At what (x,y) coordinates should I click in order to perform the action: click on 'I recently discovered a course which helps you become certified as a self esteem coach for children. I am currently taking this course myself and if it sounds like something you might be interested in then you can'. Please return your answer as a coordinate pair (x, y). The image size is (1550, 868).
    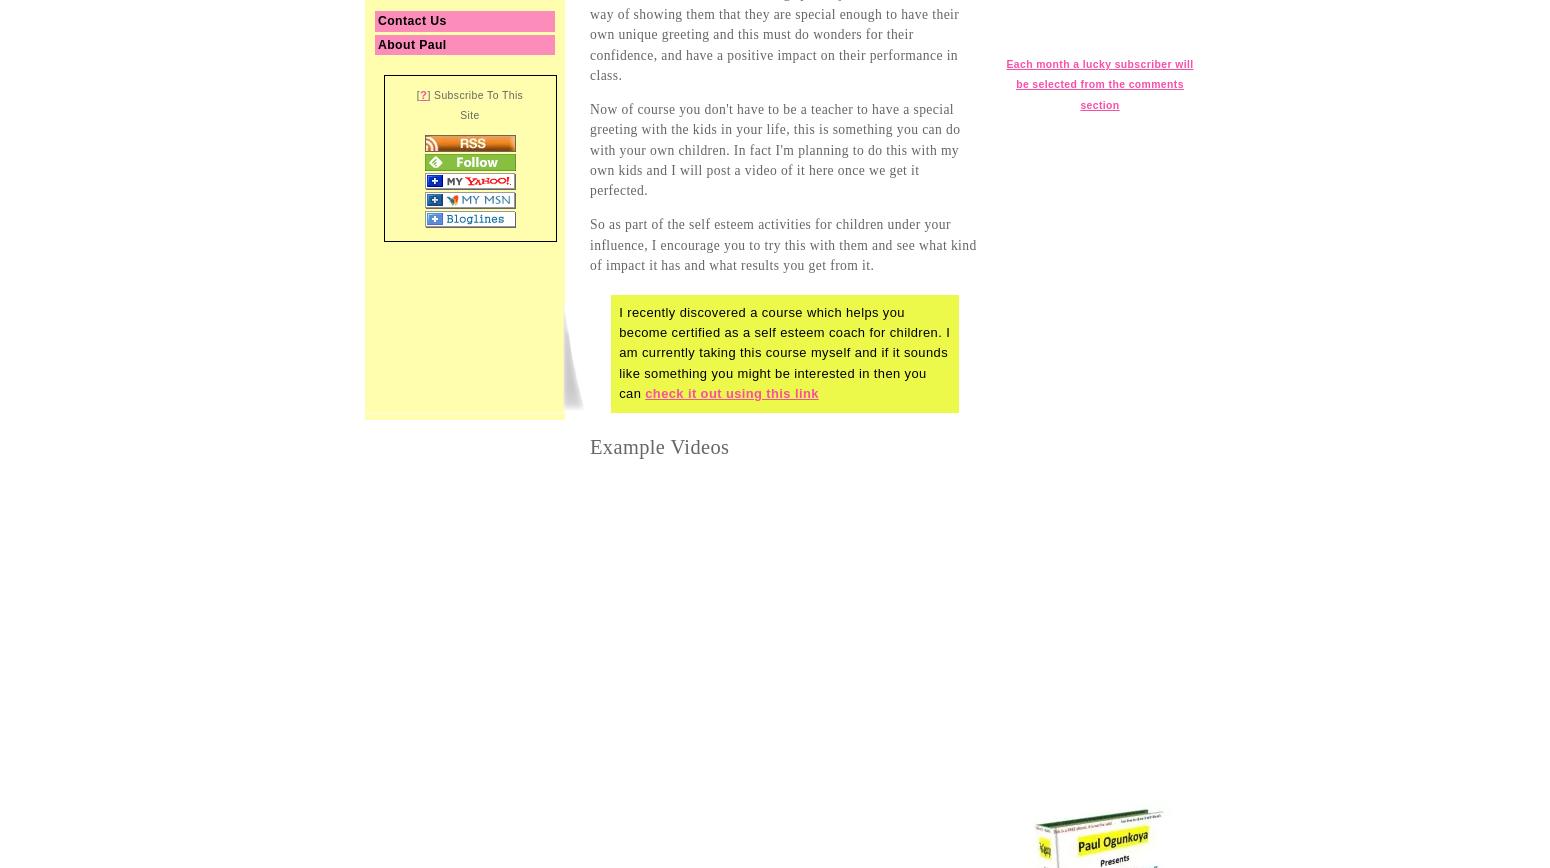
    Looking at the image, I should click on (619, 352).